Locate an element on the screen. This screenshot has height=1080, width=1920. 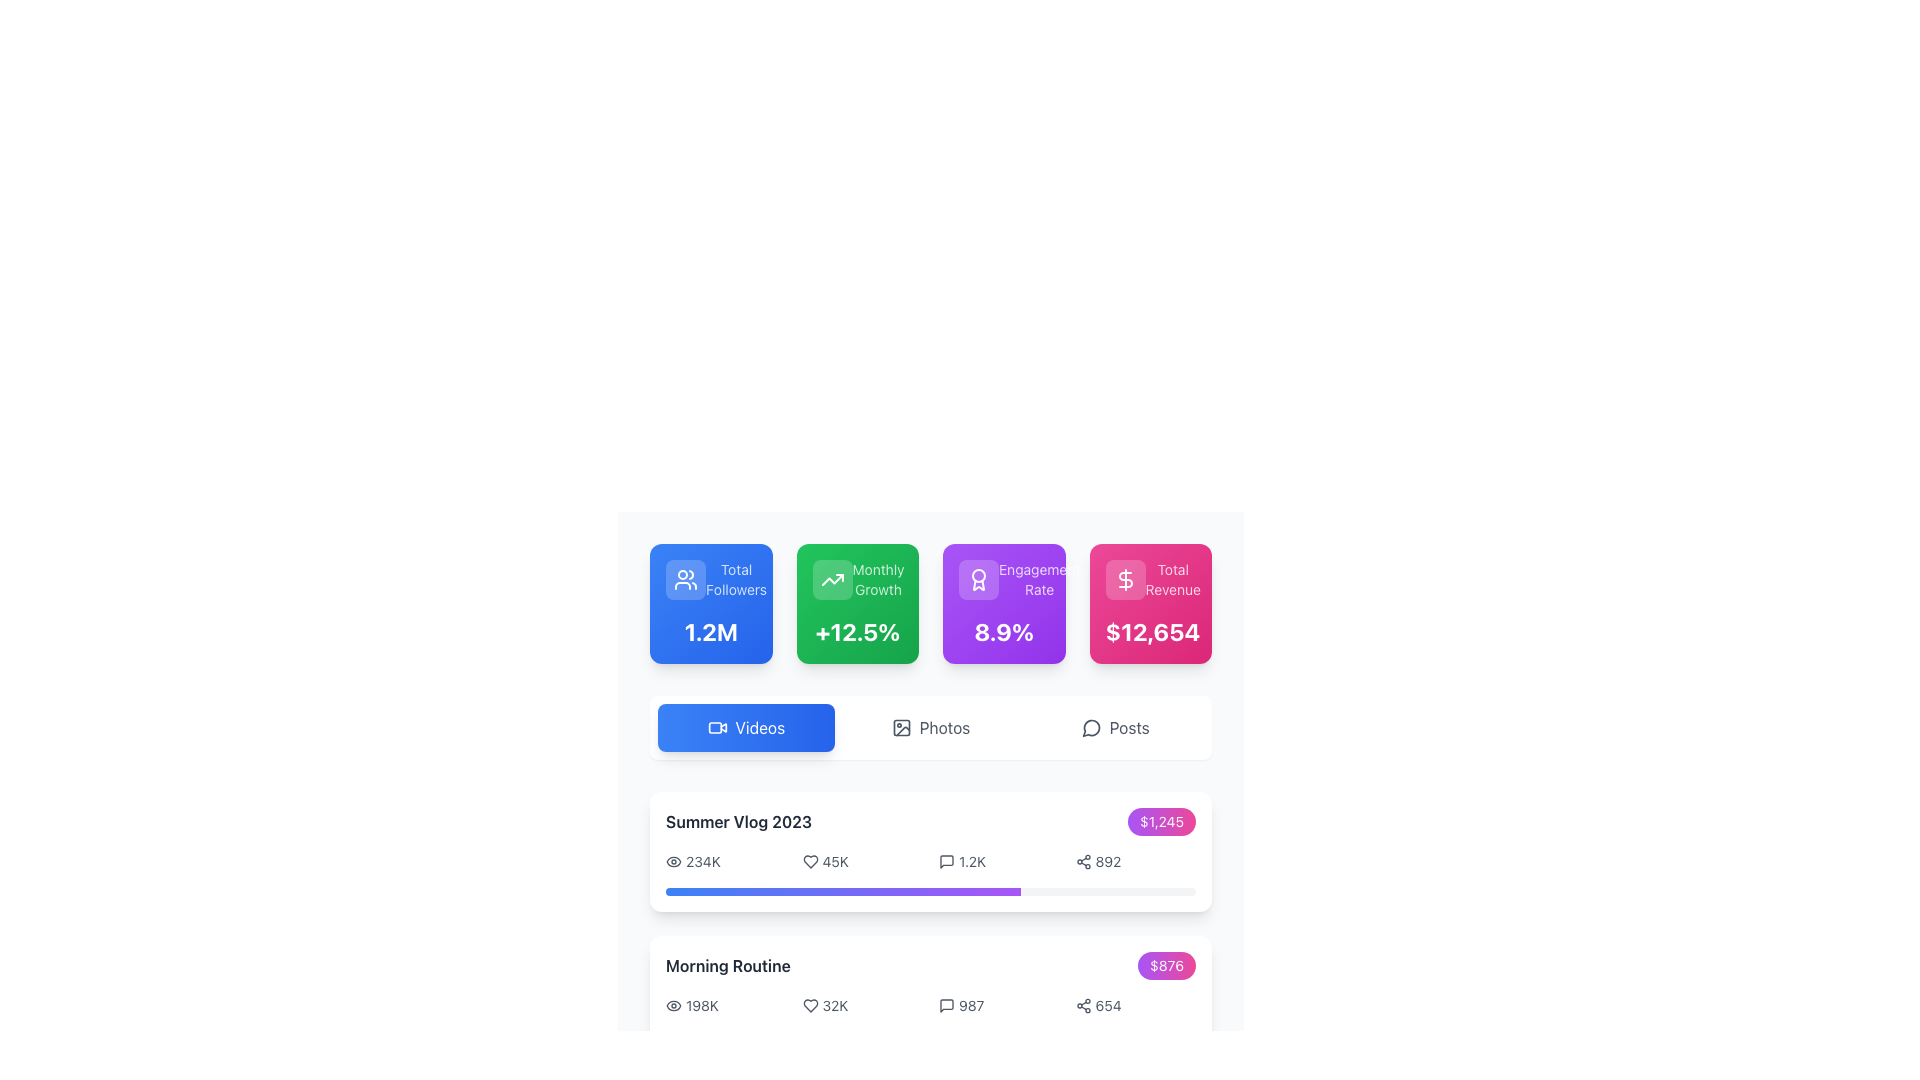
the upward growth icon located in the top-left corner of the green 'Monthly Growth' metric card on the dashboard interface is located at coordinates (832, 579).